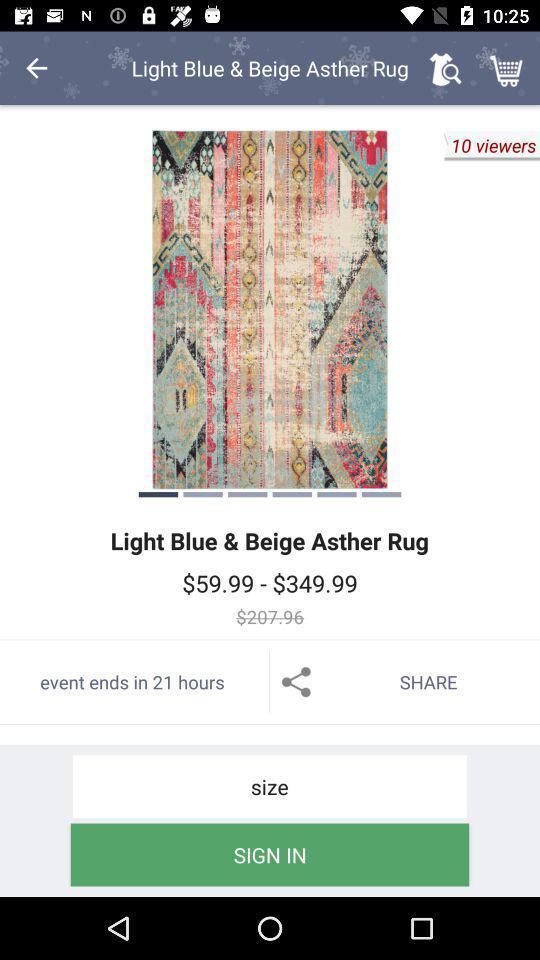 This screenshot has height=960, width=540. I want to click on icon to the left of the light blue beige icon, so click(36, 68).